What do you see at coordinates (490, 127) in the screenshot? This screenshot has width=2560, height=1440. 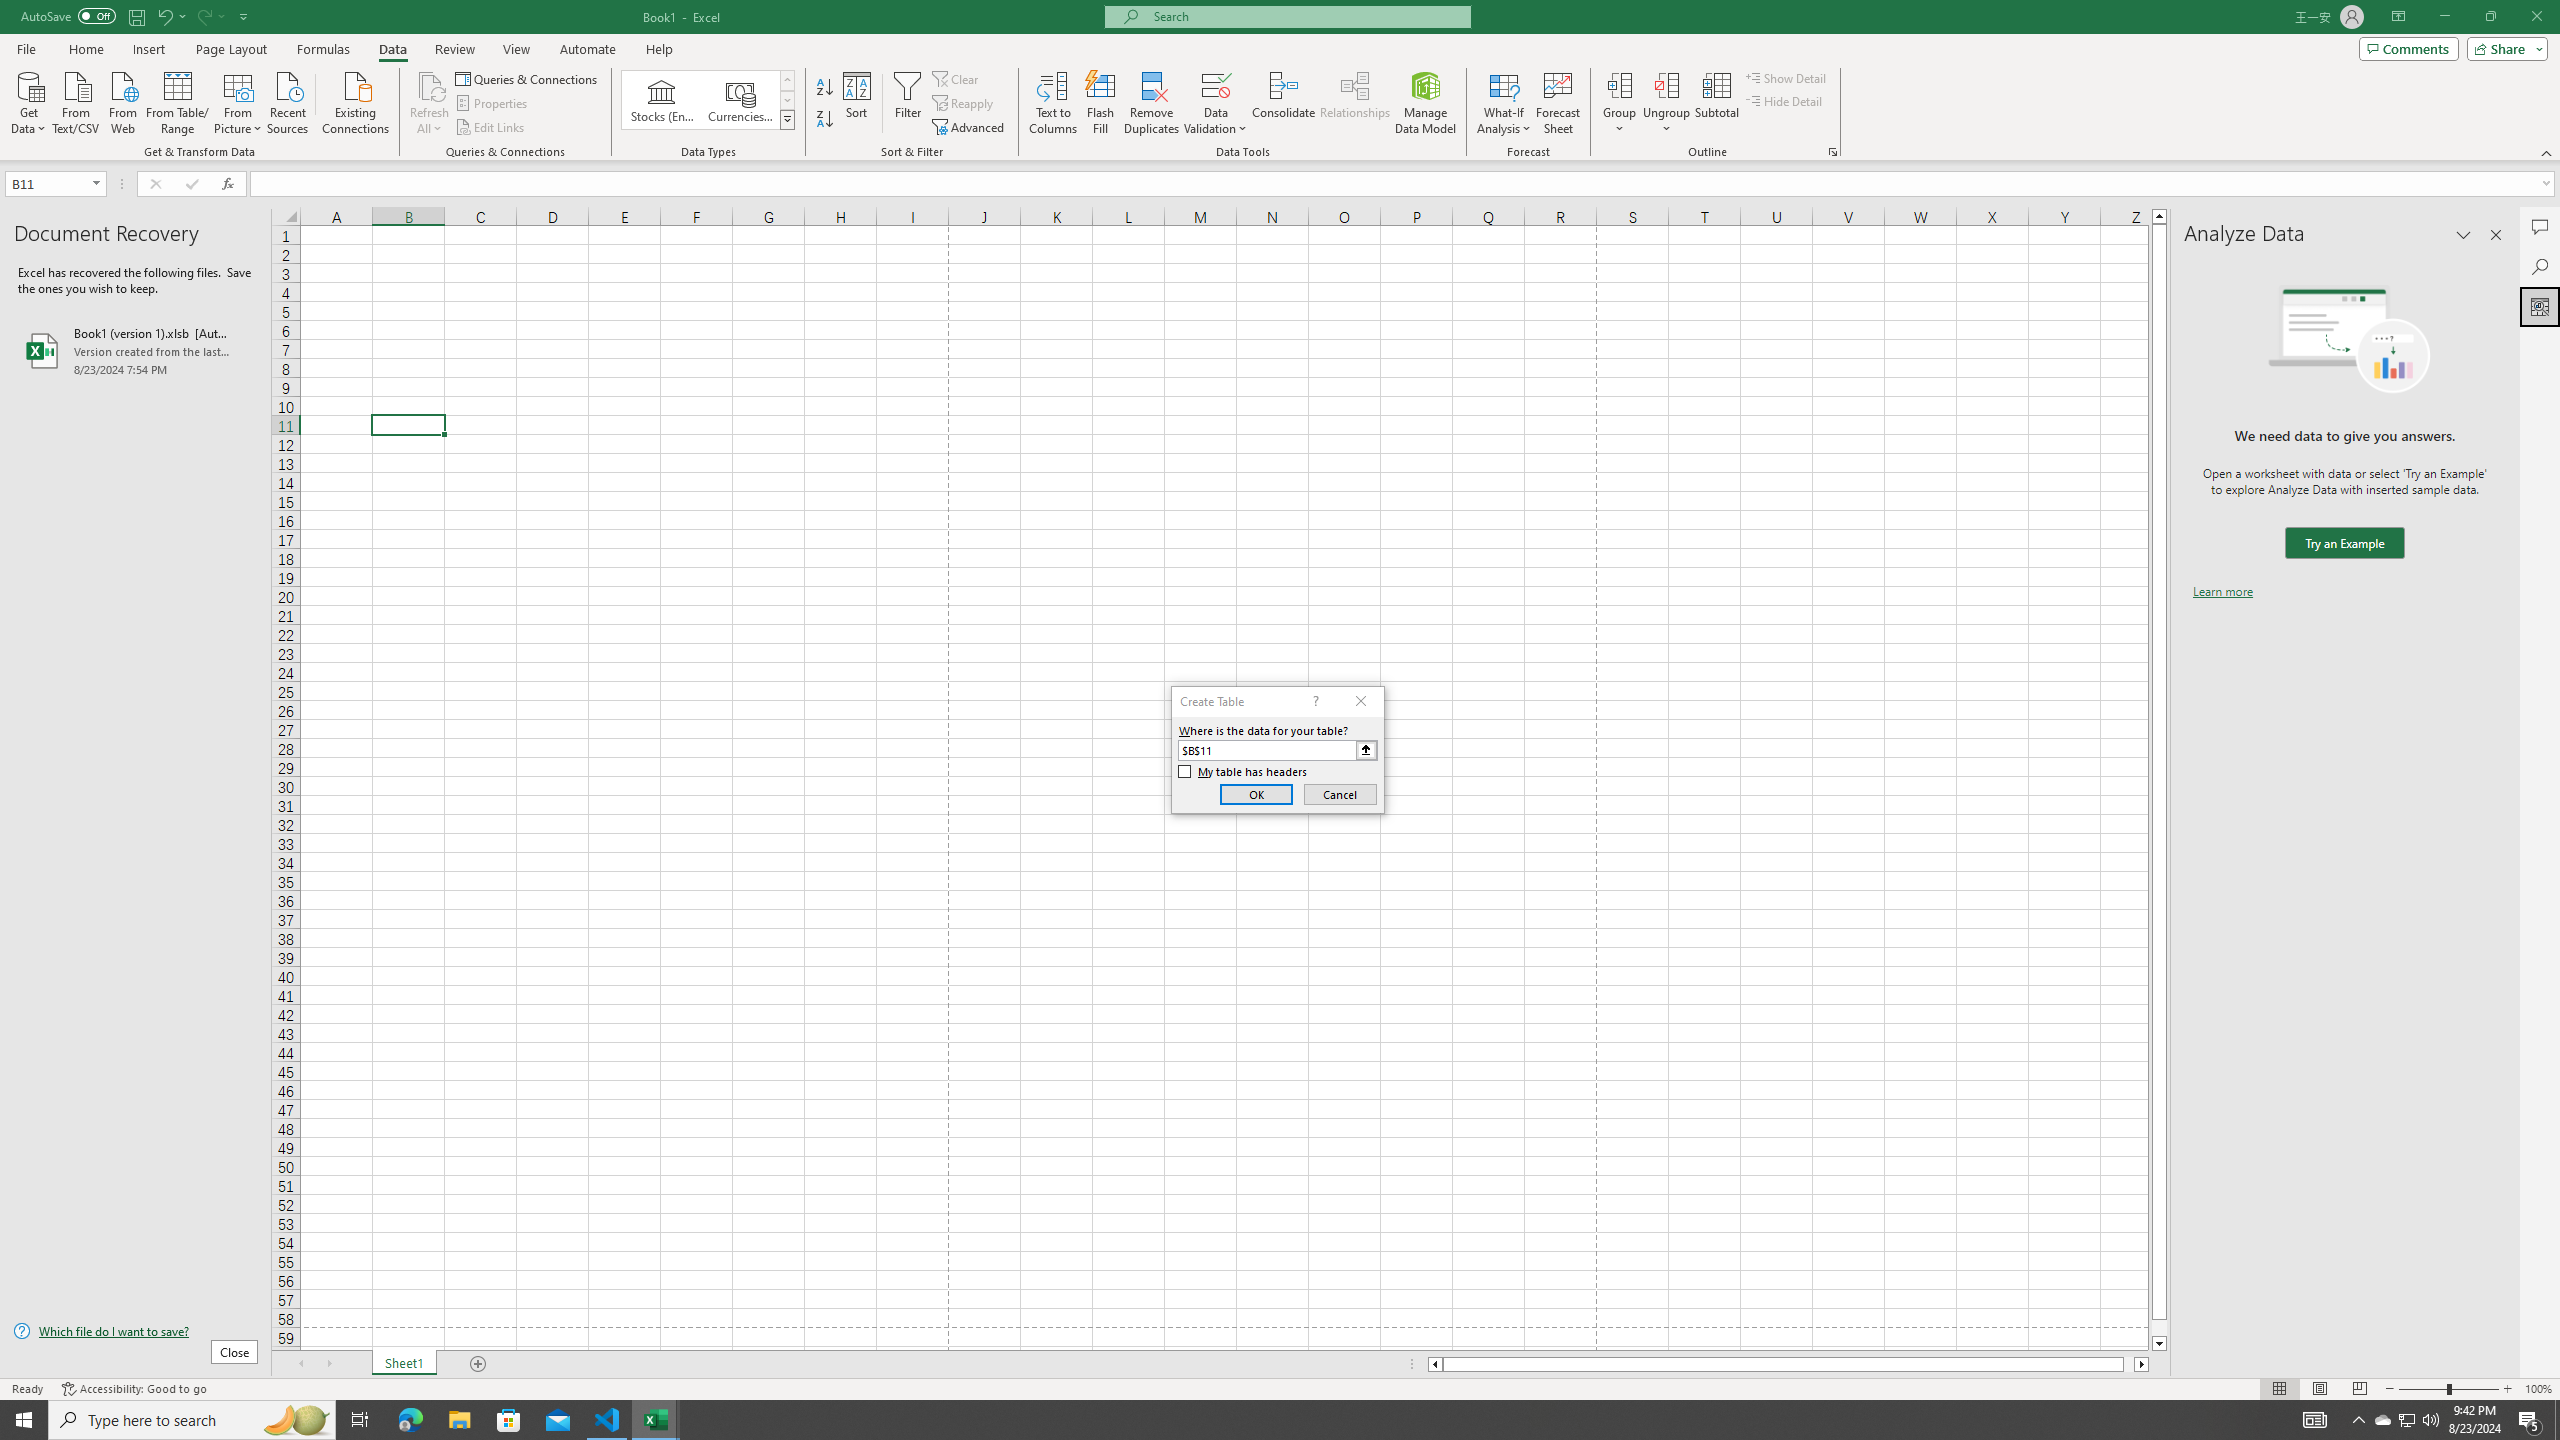 I see `'Edit Links'` at bounding box center [490, 127].